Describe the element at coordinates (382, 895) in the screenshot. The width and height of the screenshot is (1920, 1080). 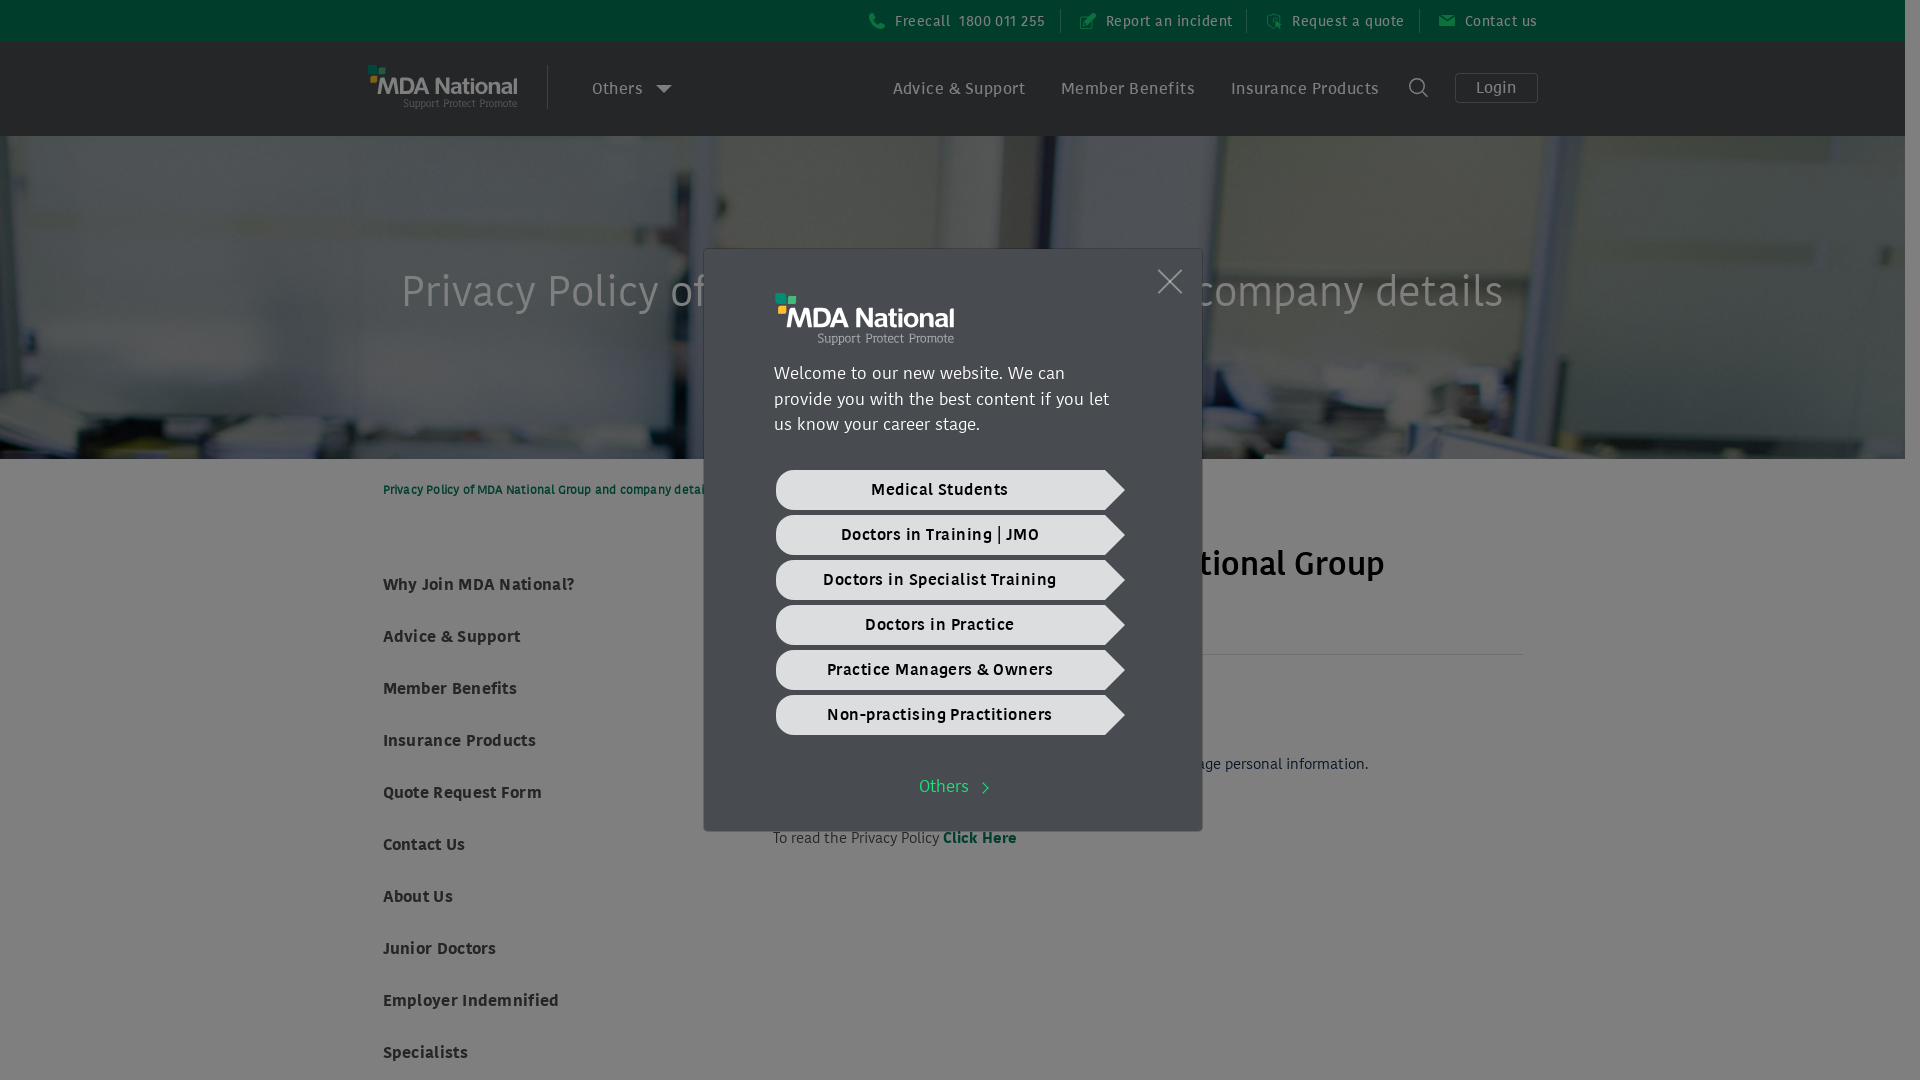
I see `'About Us'` at that location.